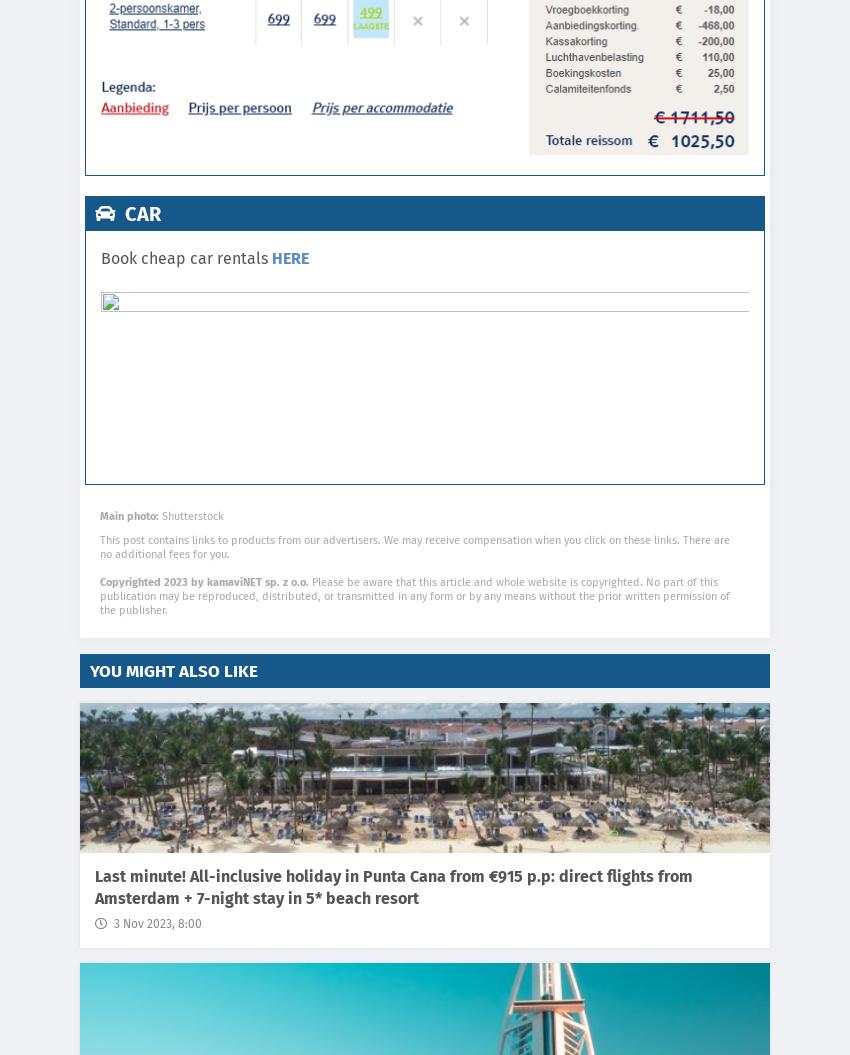 This screenshot has width=850, height=1055. What do you see at coordinates (172, 670) in the screenshot?
I see `'You might also like'` at bounding box center [172, 670].